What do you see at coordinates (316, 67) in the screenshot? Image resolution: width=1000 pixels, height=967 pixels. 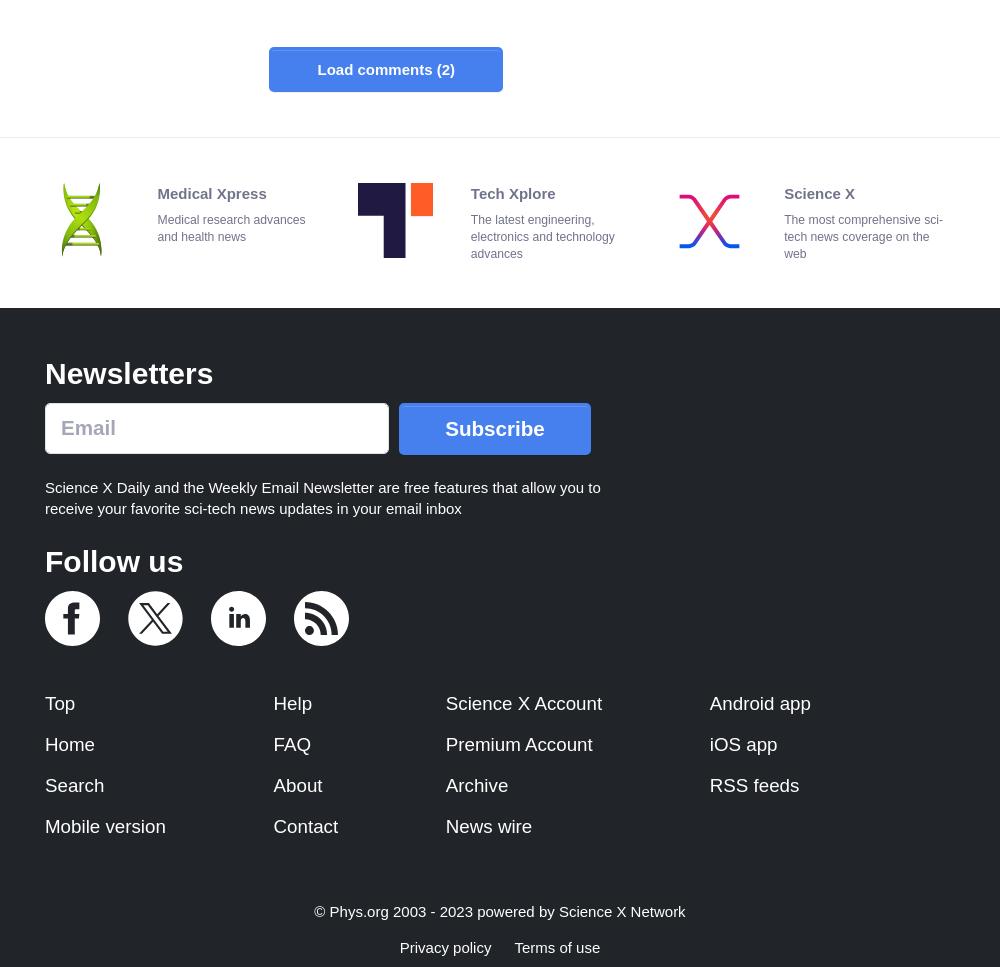 I see `'Load comments (2)'` at bounding box center [316, 67].